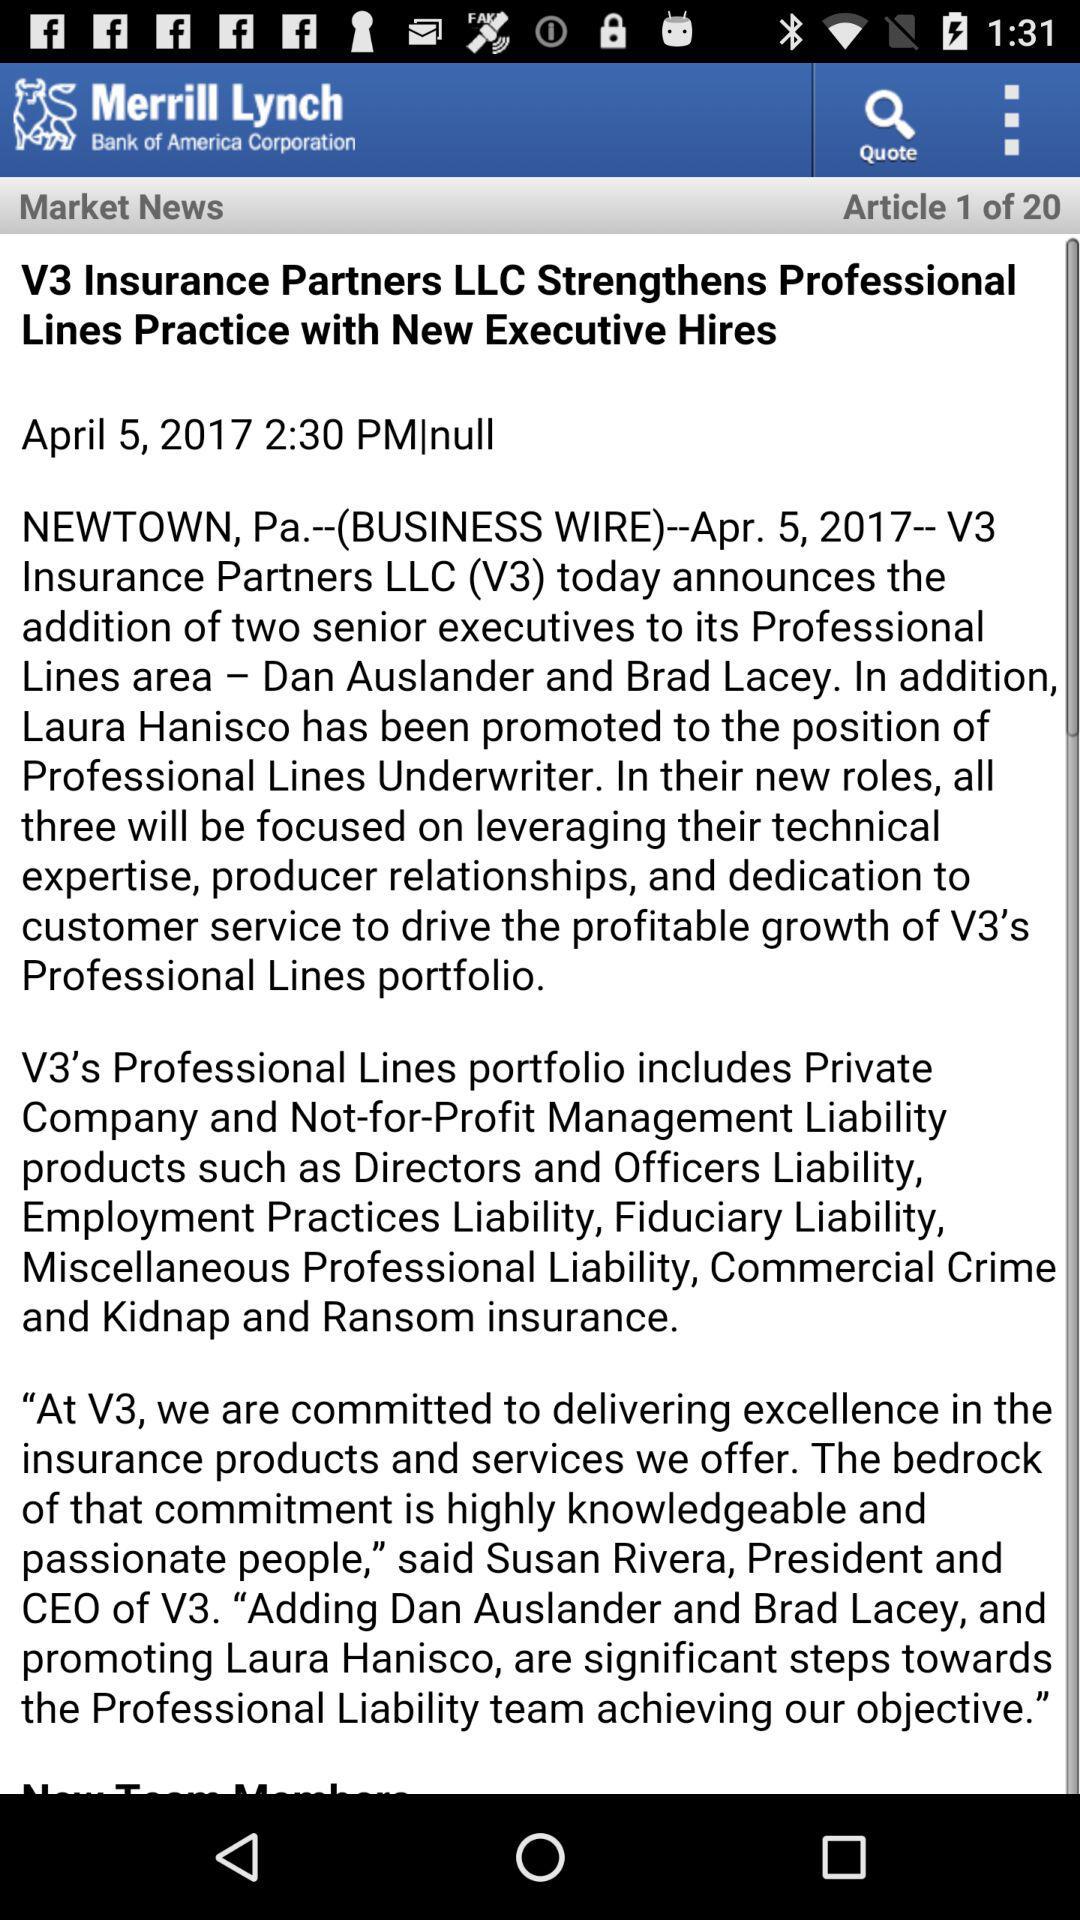 Image resolution: width=1080 pixels, height=1920 pixels. What do you see at coordinates (1018, 119) in the screenshot?
I see `overflow action button` at bounding box center [1018, 119].